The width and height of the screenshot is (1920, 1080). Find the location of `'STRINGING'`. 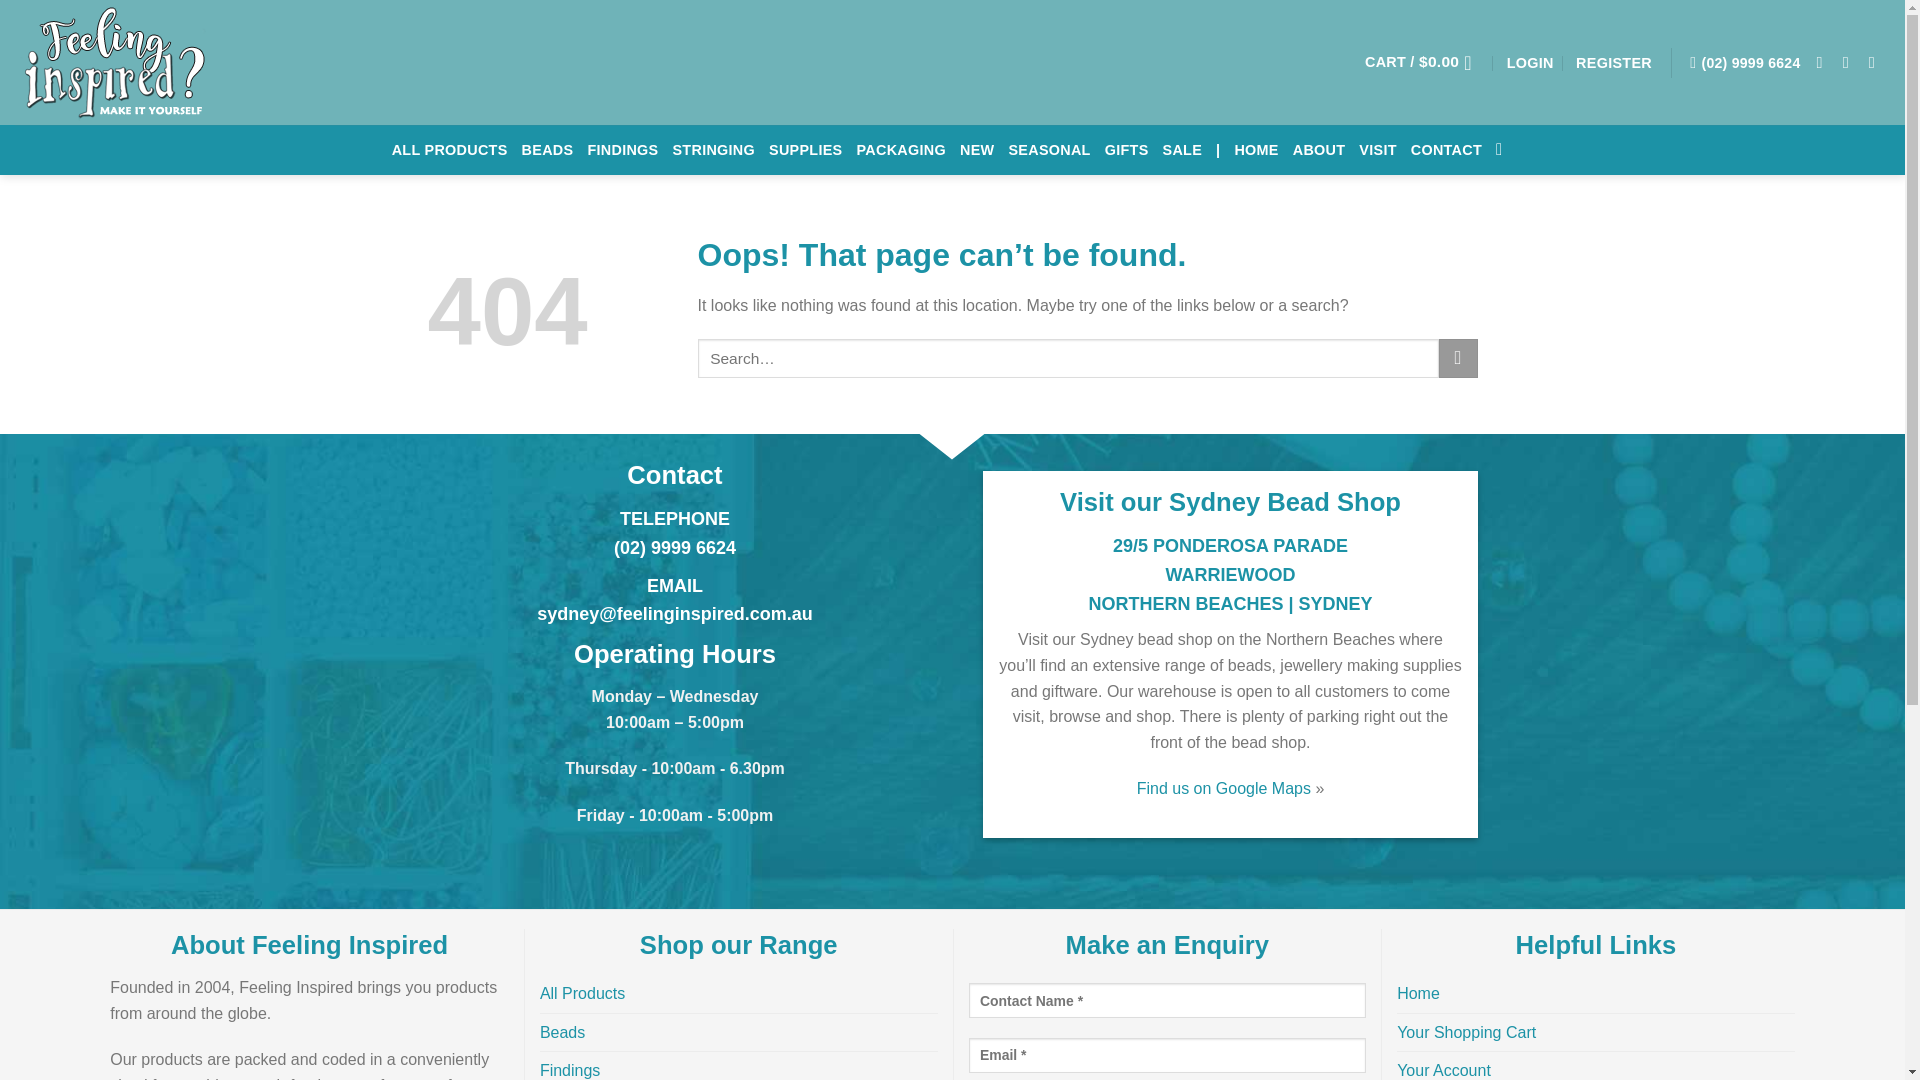

'STRINGING' is located at coordinates (672, 149).